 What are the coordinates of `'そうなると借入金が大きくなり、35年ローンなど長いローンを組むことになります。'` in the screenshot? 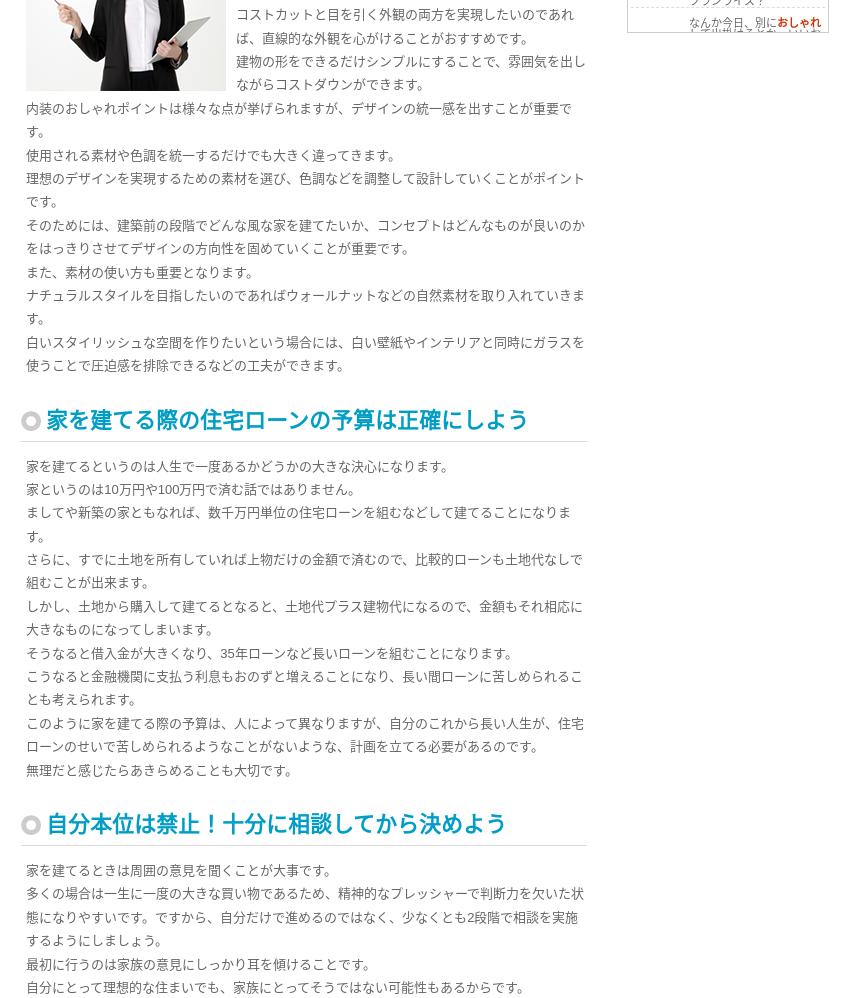 It's located at (270, 651).